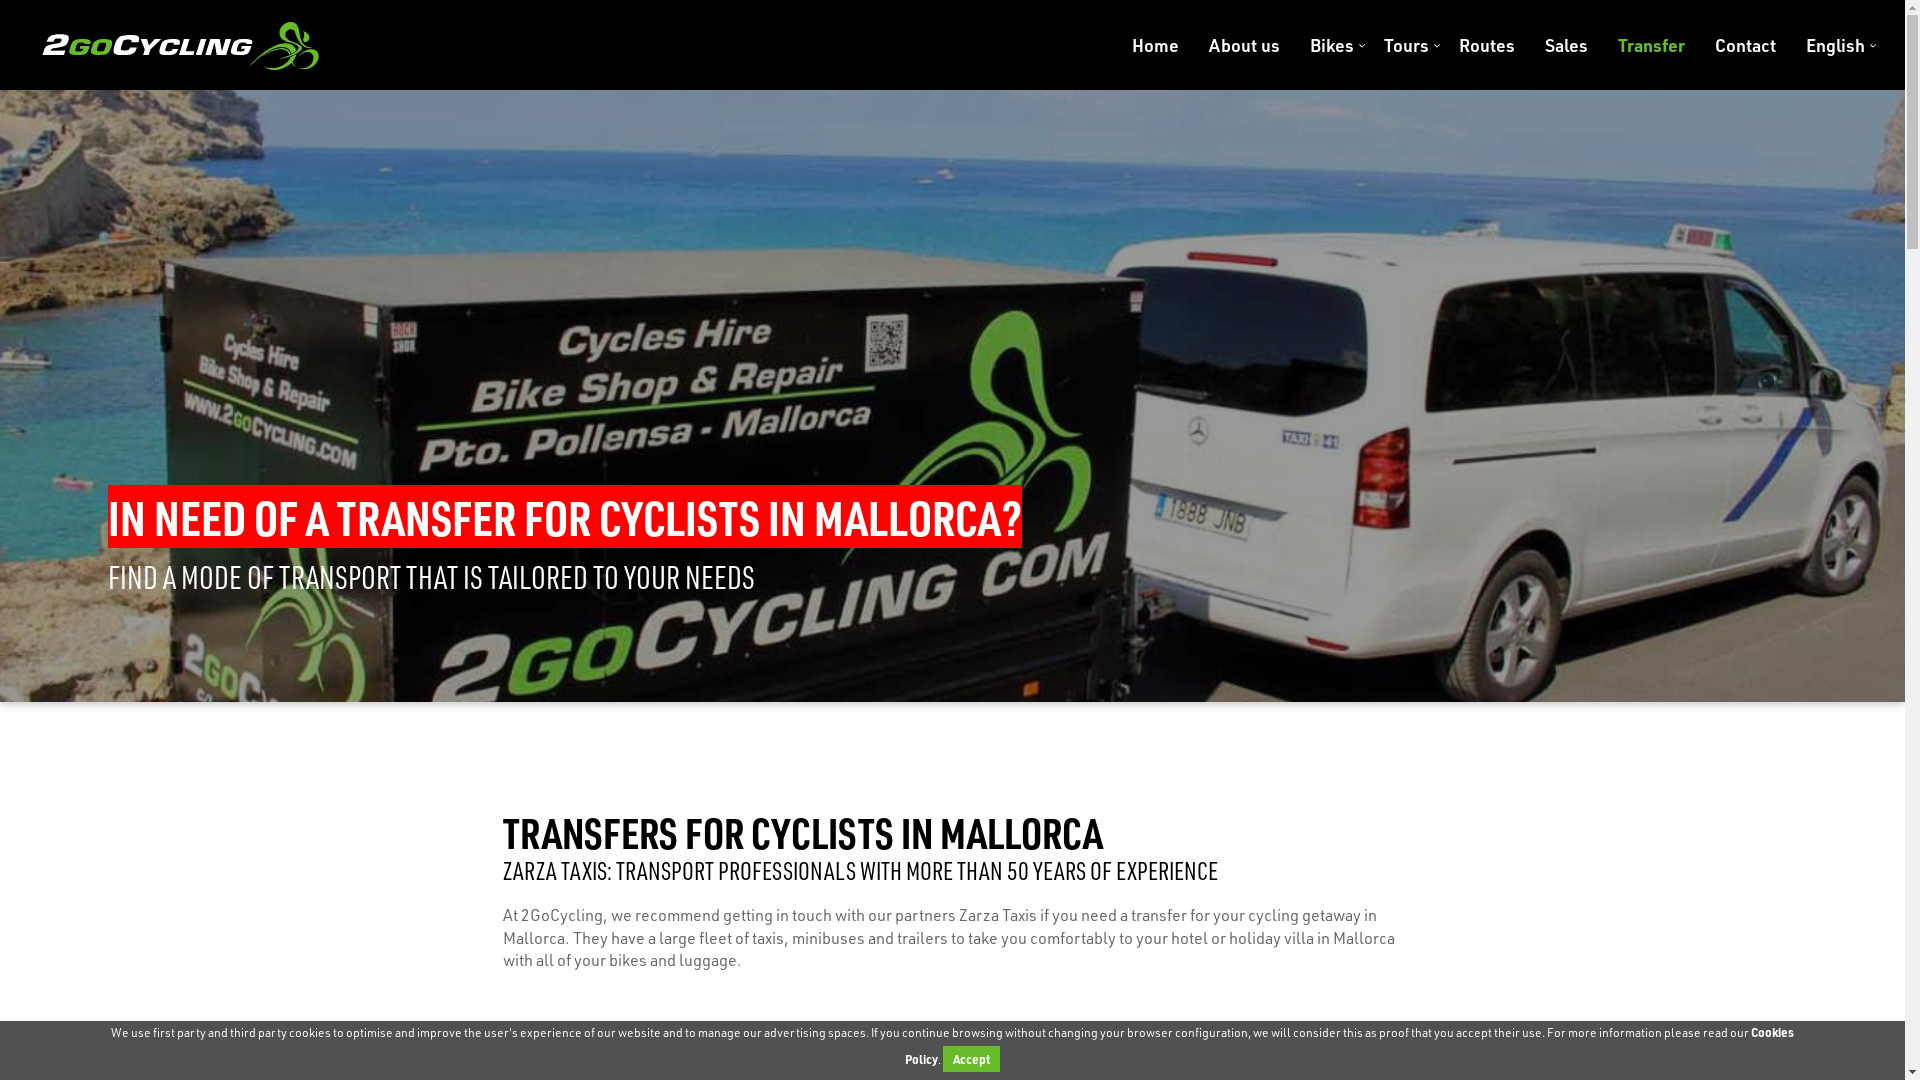  What do you see at coordinates (1828, 45) in the screenshot?
I see `'English'` at bounding box center [1828, 45].